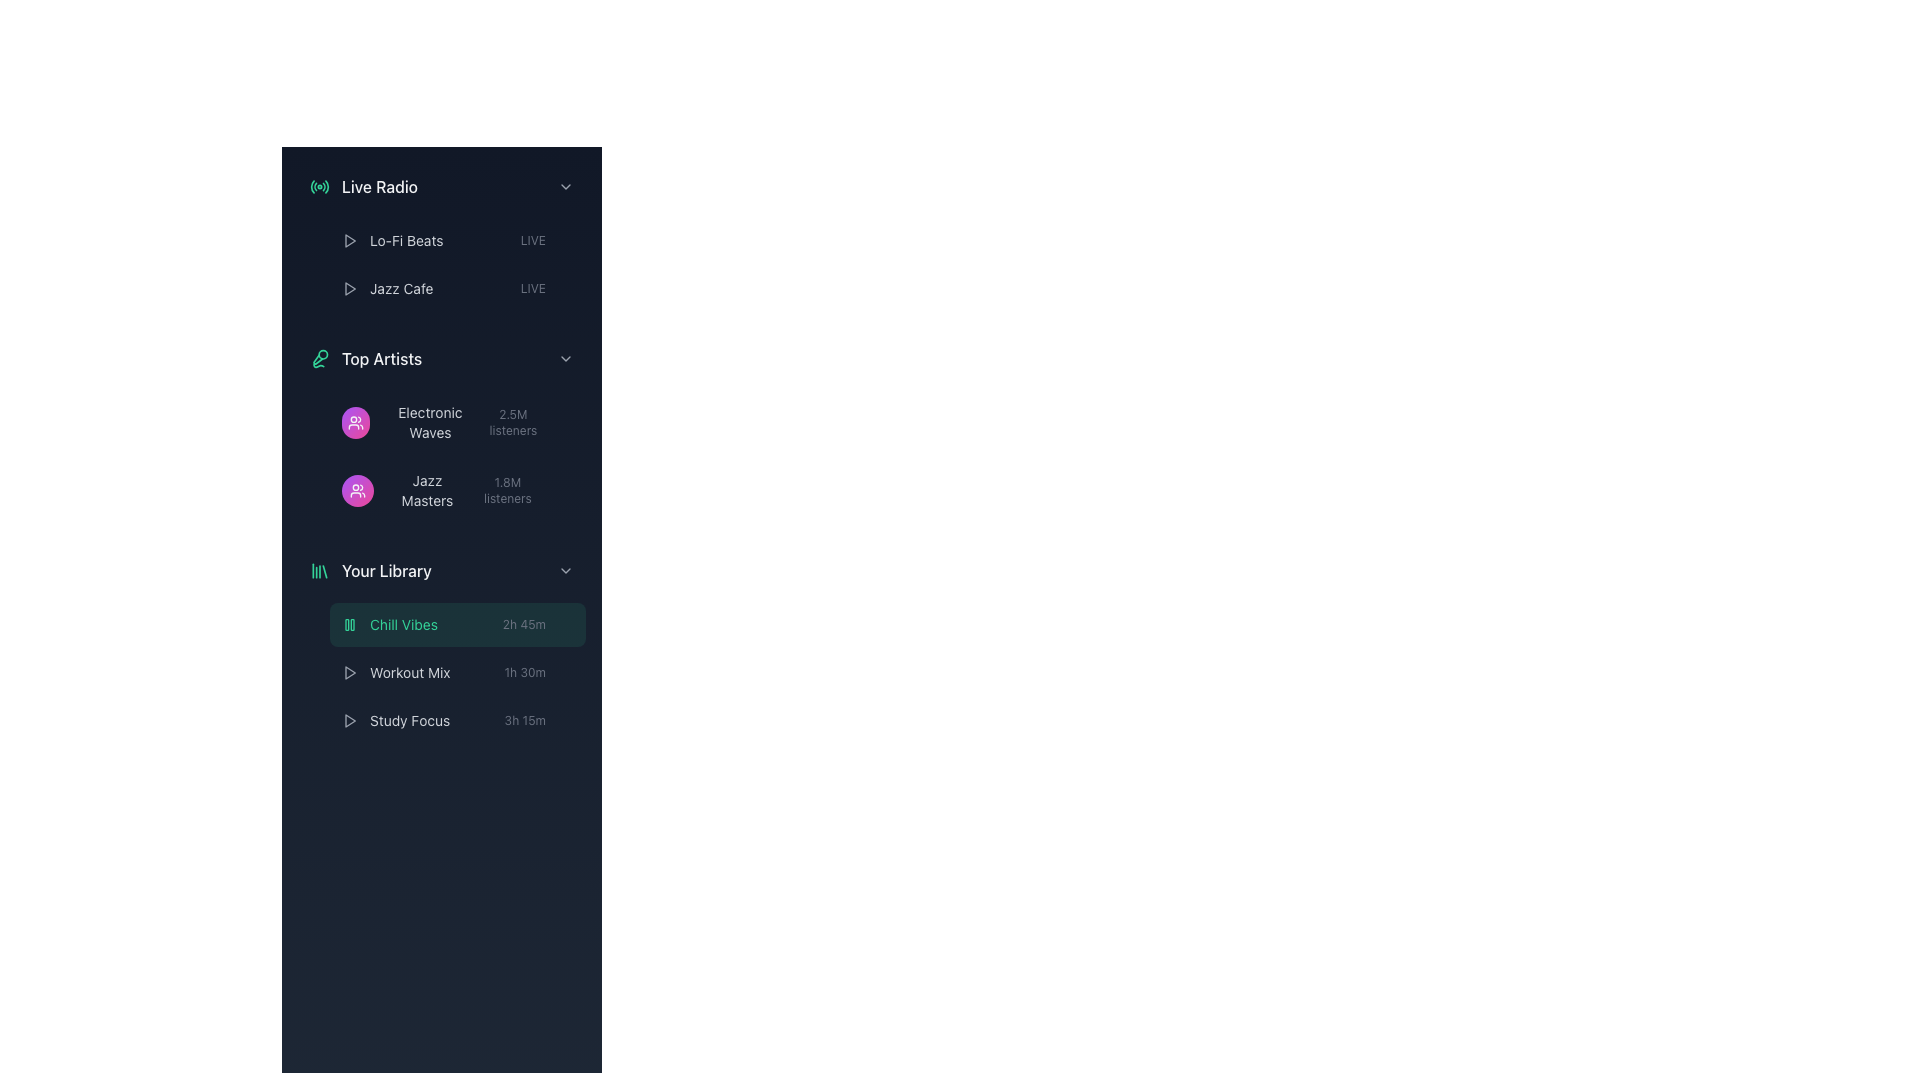 This screenshot has width=1920, height=1080. What do you see at coordinates (565, 186) in the screenshot?
I see `the Icon (Chevron-right, rotated downward as a downward arrow) positioned at the far right side of the 'Live Radio' item` at bounding box center [565, 186].